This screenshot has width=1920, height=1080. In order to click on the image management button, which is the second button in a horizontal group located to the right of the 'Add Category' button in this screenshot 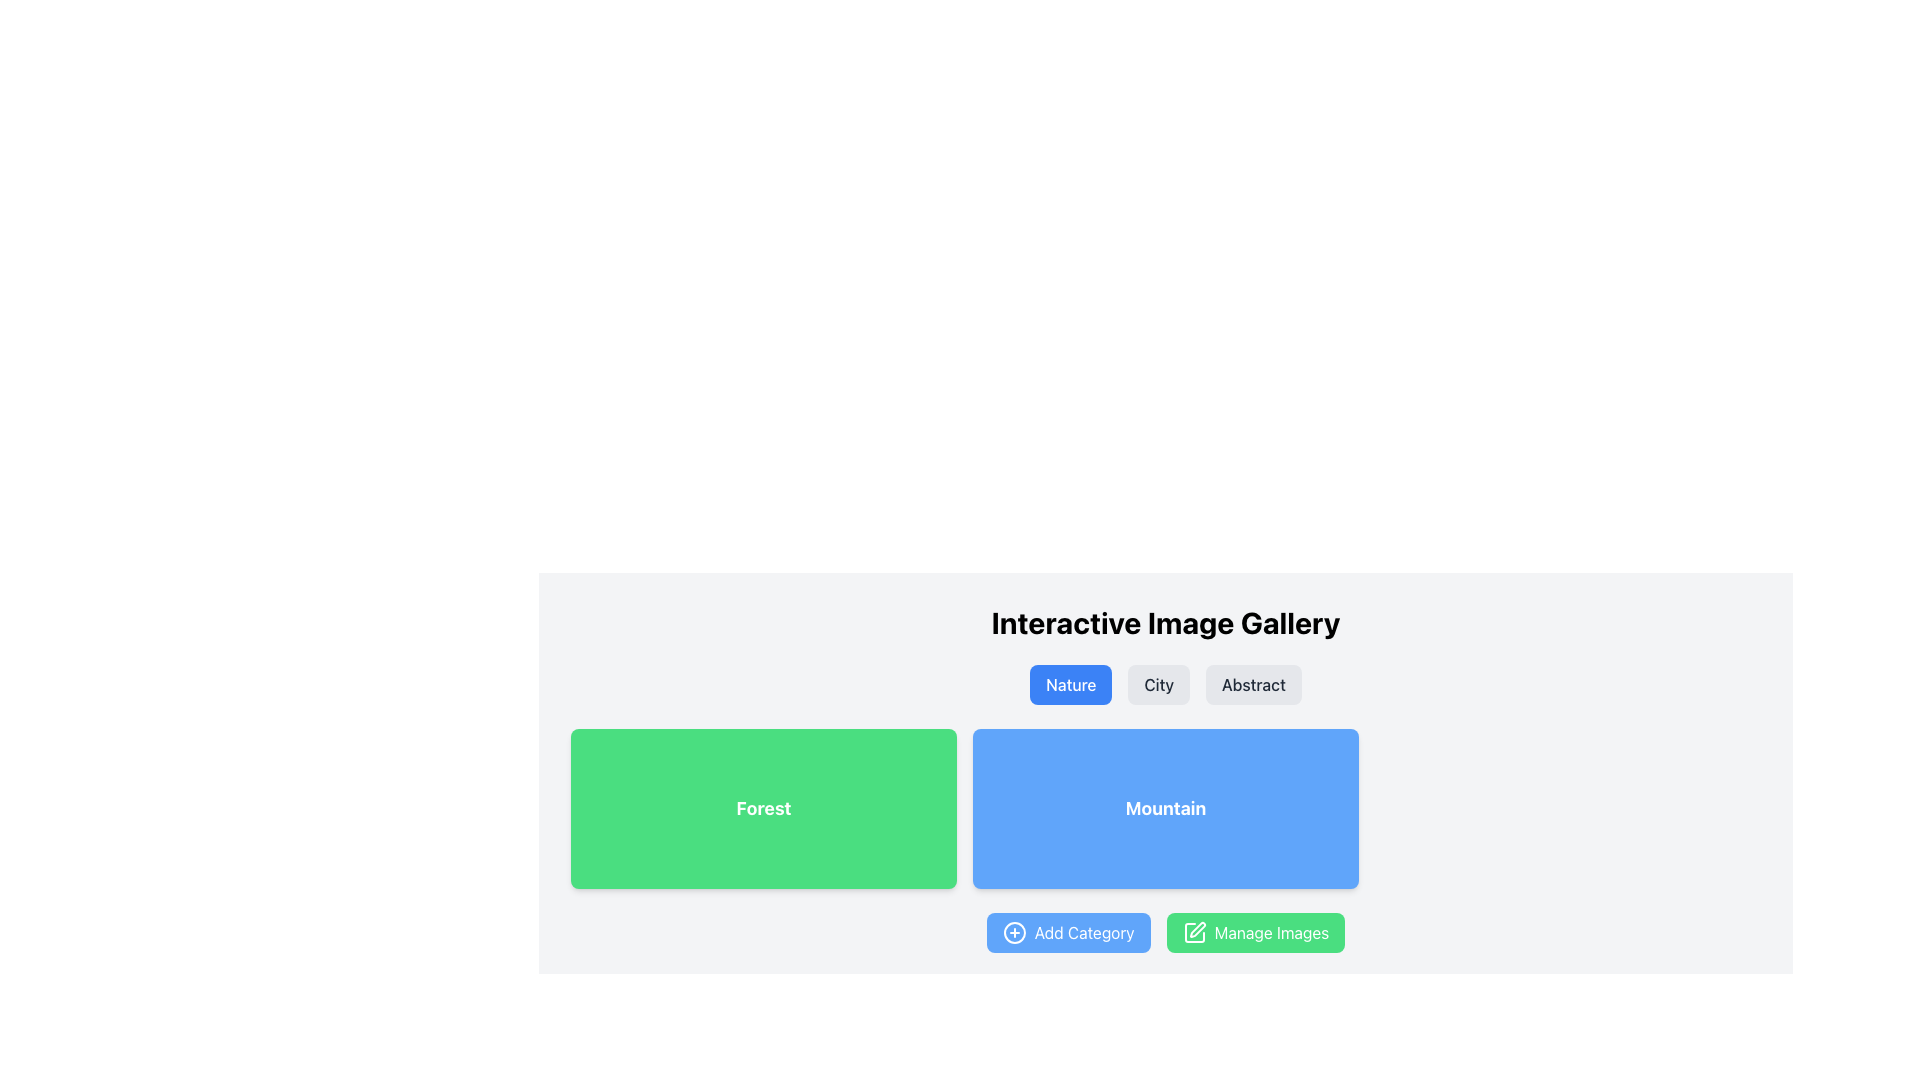, I will do `click(1254, 933)`.